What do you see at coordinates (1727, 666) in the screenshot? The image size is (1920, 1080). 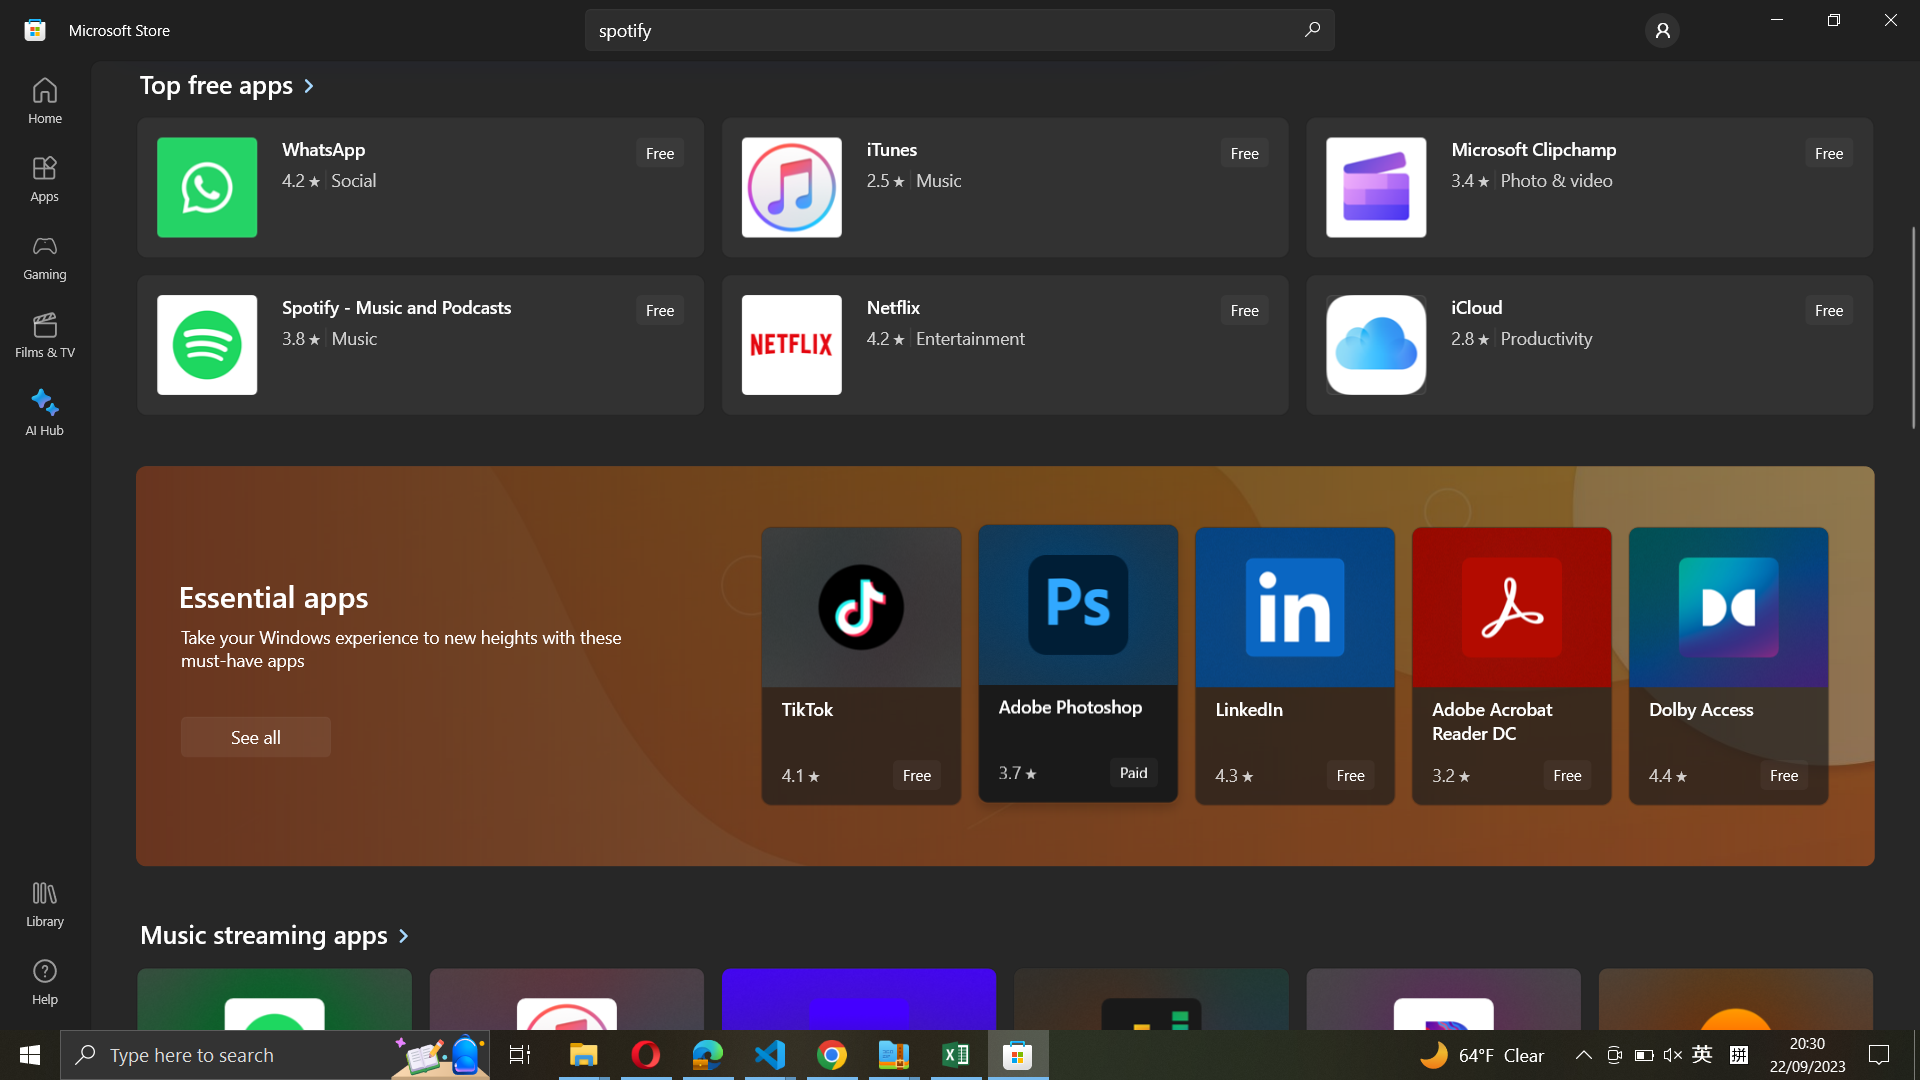 I see `Execute Dolby Access software` at bounding box center [1727, 666].